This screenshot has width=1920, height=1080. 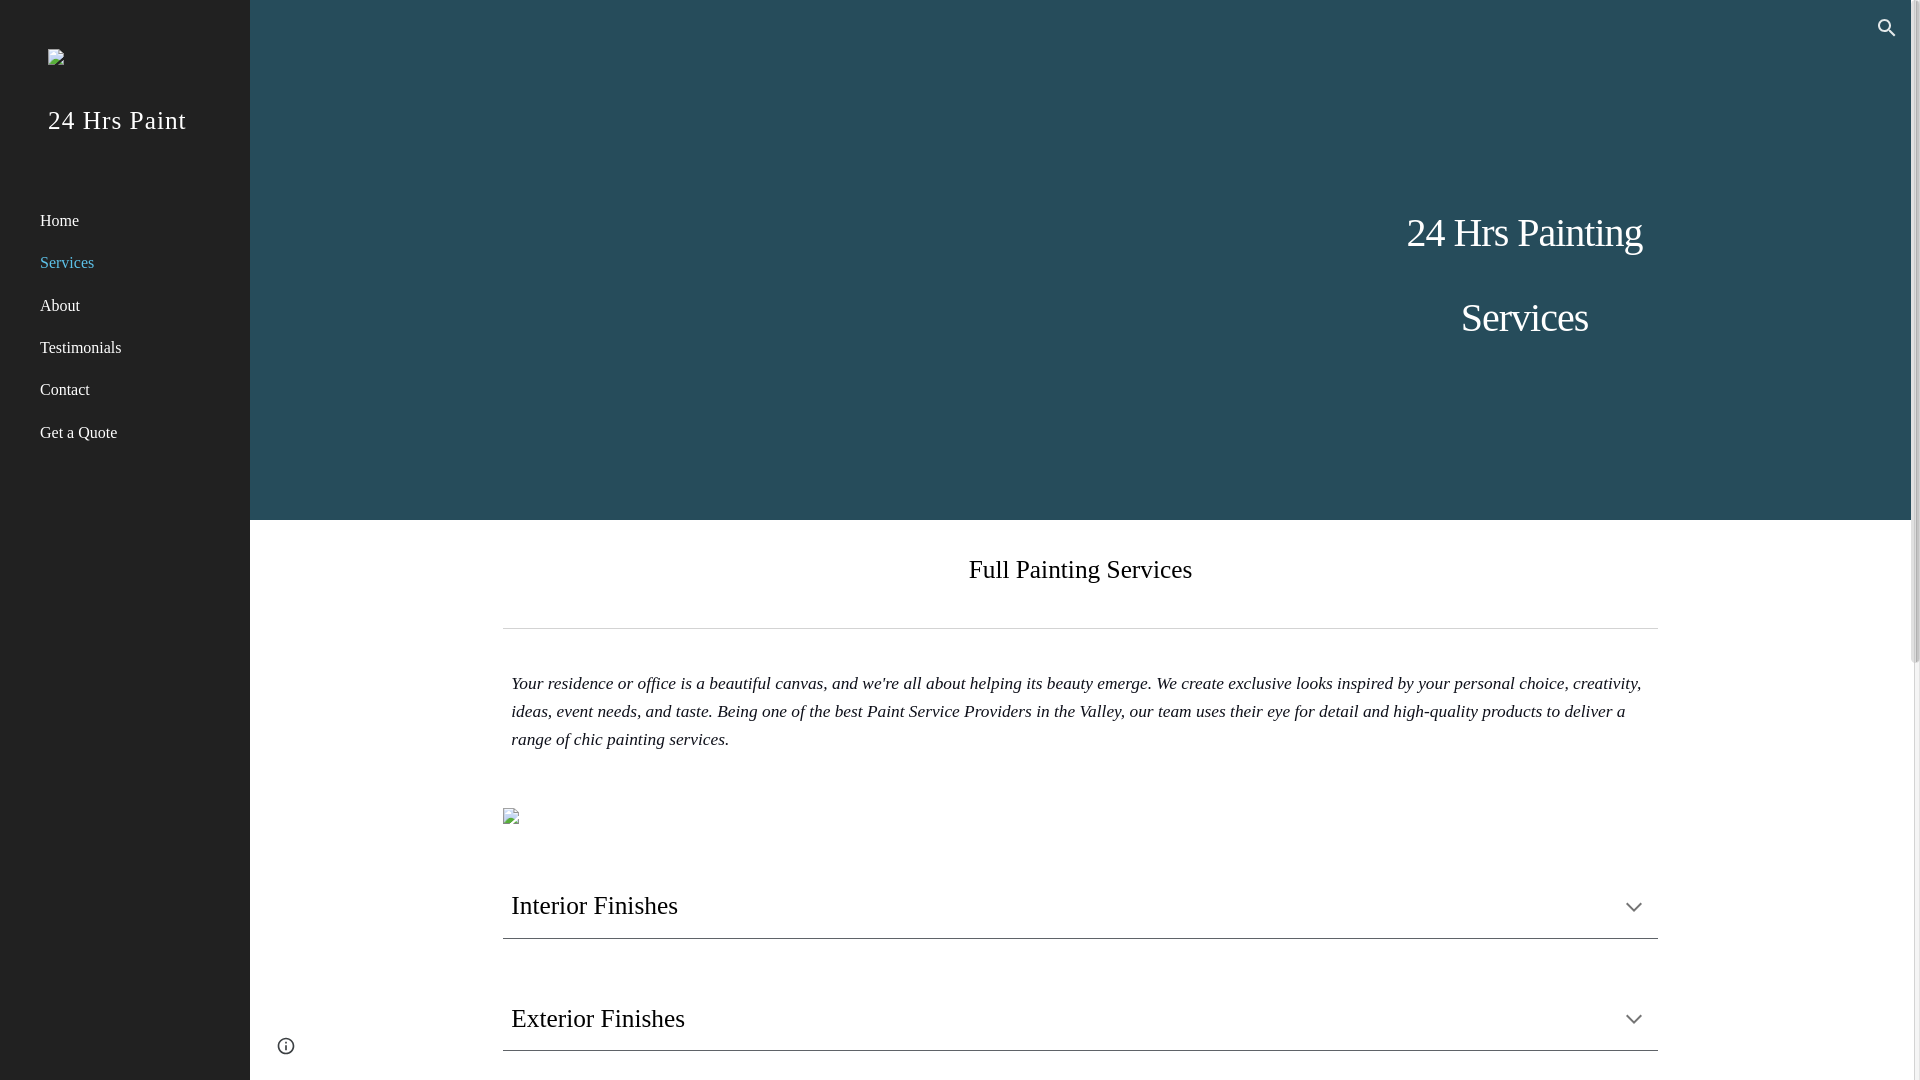 What do you see at coordinates (136, 219) in the screenshot?
I see `'Home'` at bounding box center [136, 219].